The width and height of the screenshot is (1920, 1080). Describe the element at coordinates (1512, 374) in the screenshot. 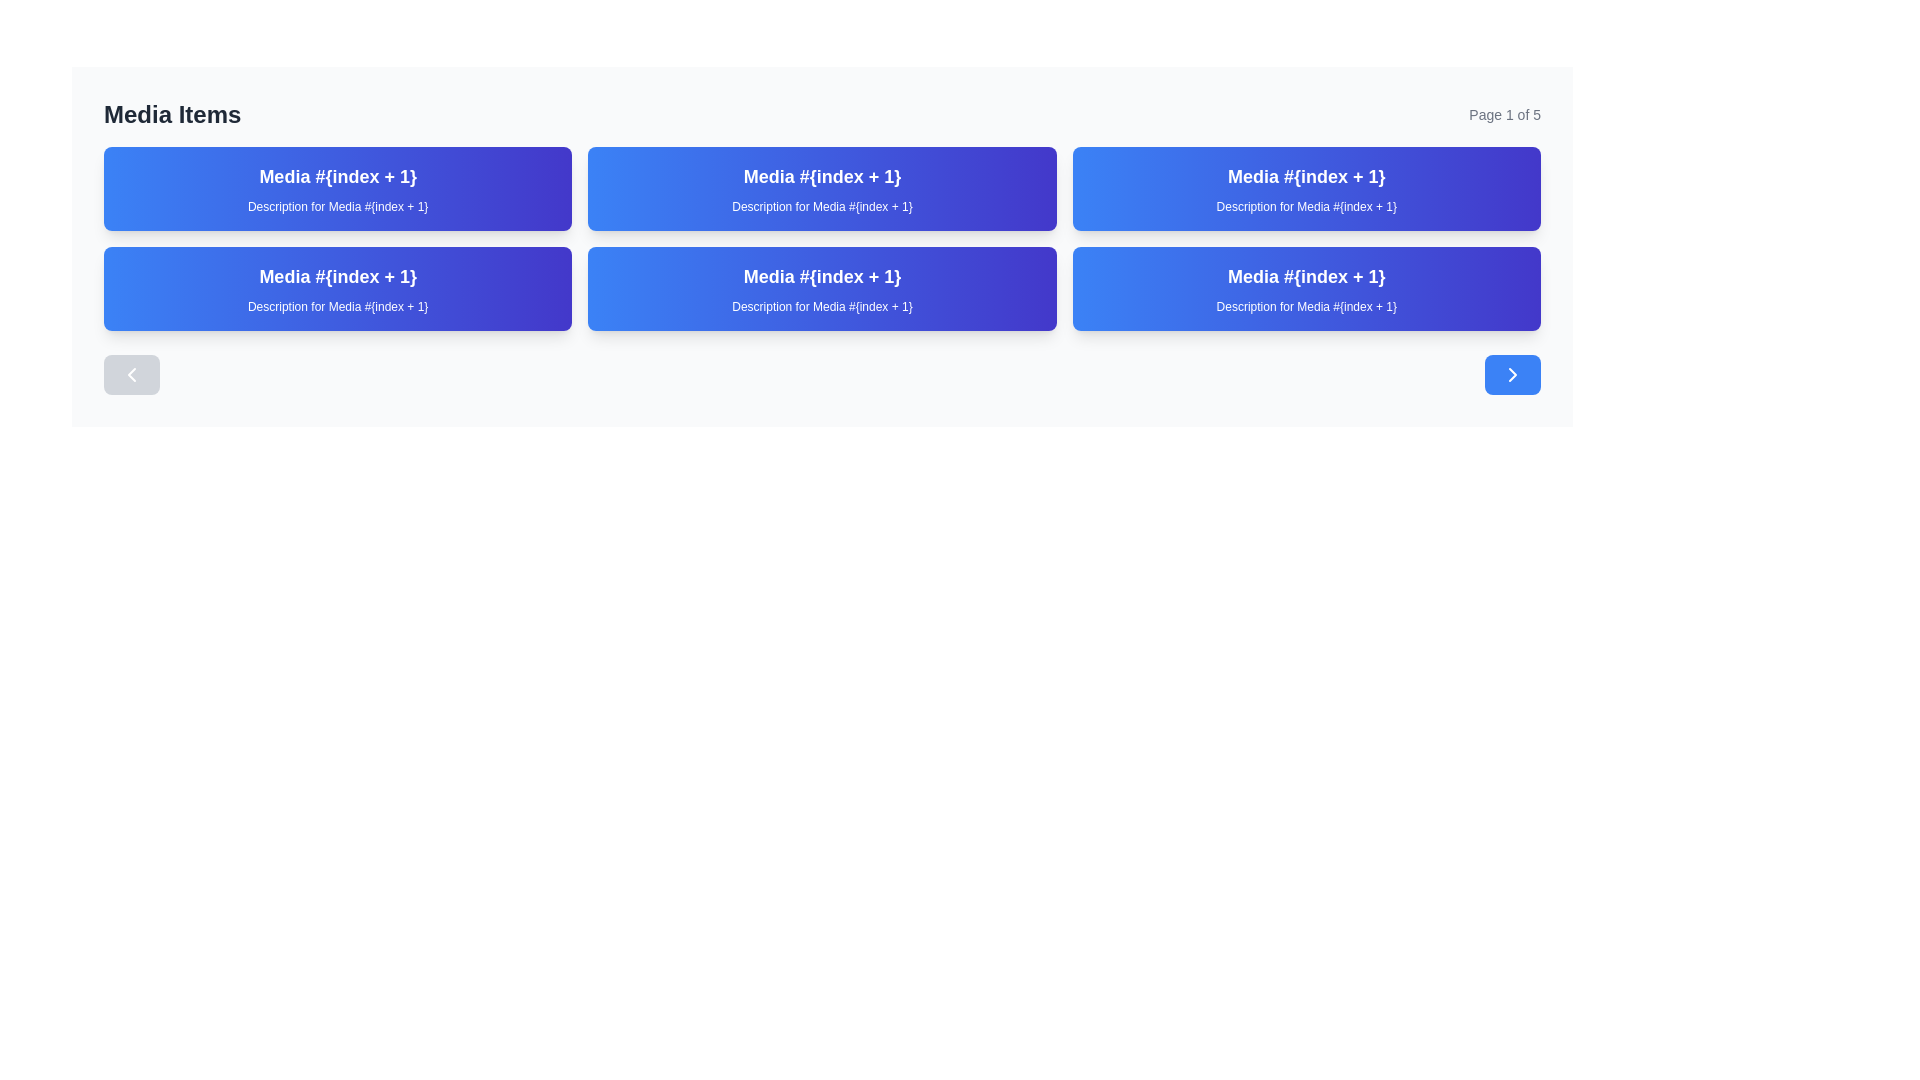

I see `the right-facing chevron arrow icon located within the blue square button at the bottom-right corner of the interface` at that location.